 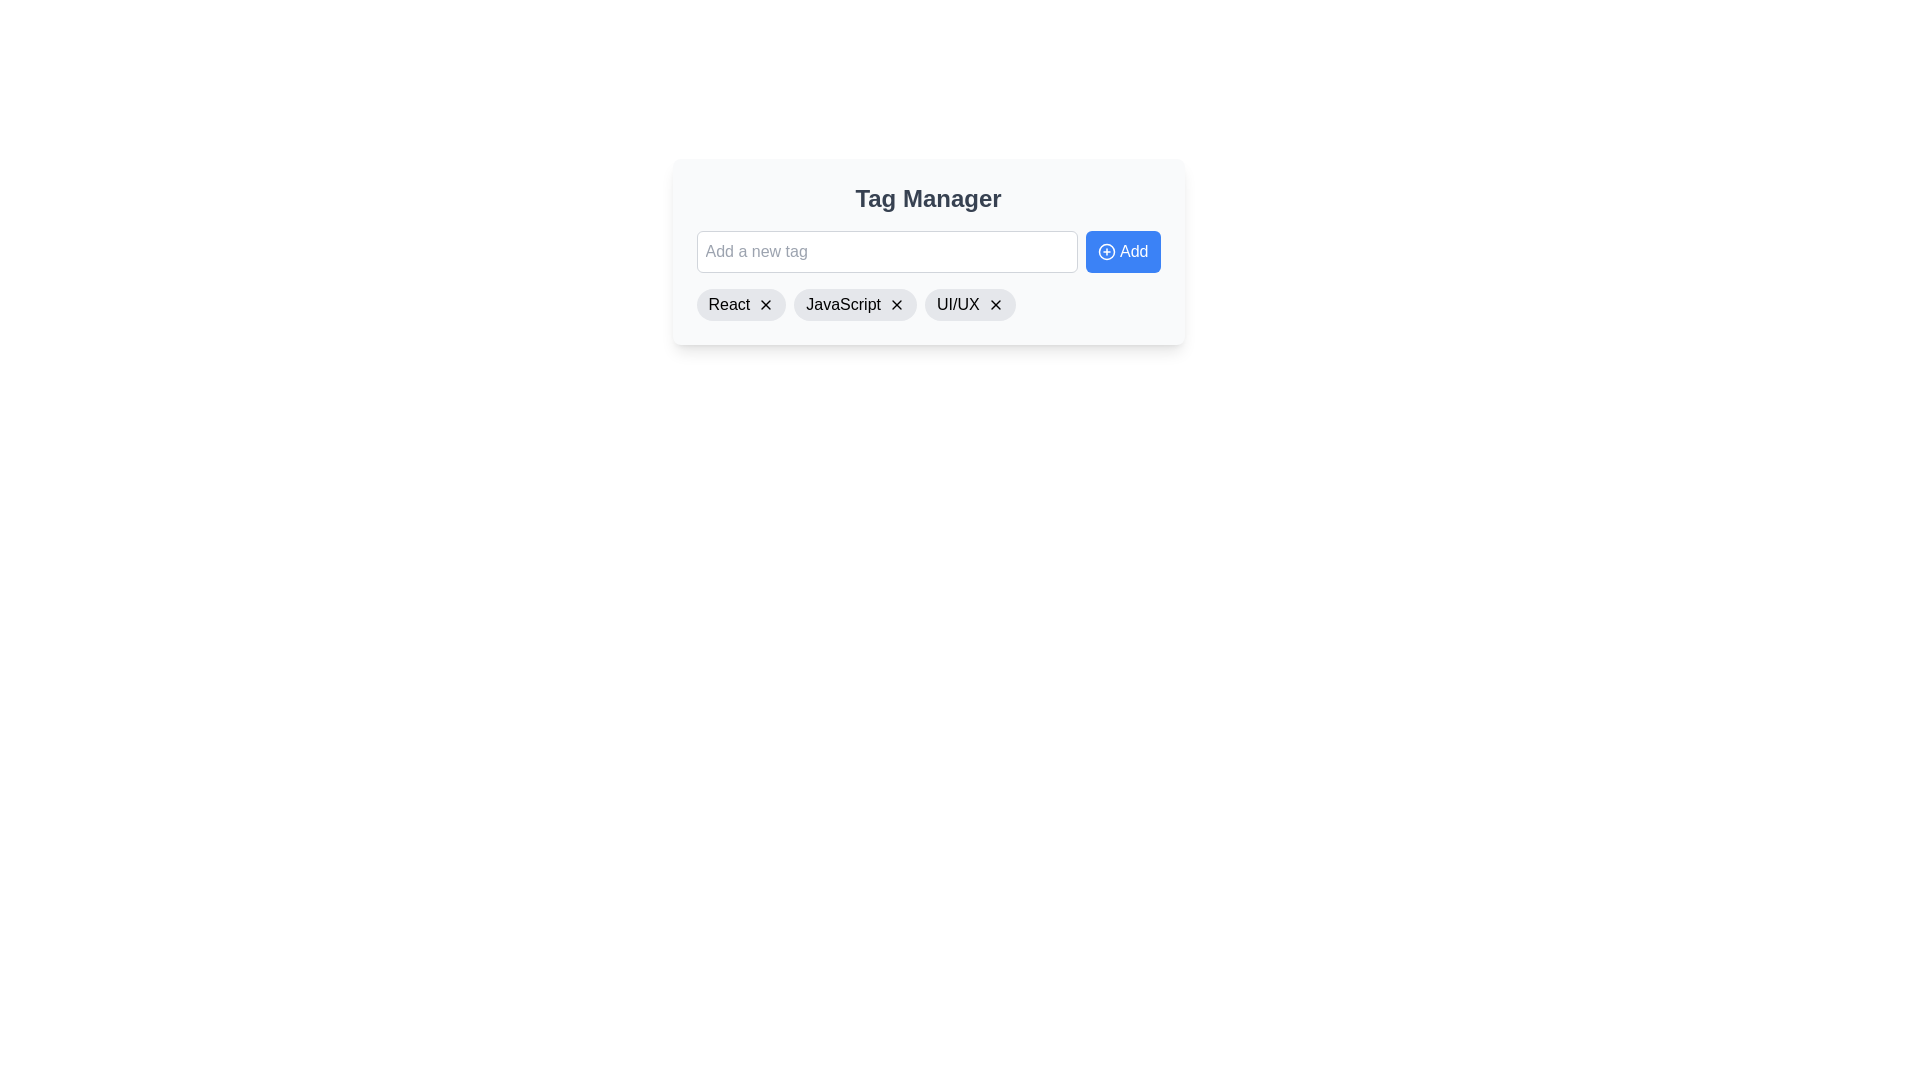 I want to click on the 'JavaScript' label/tag to select the text, which is styled in medium-weight sans-serif font and appears black on a light gray background, along with a small 'X' icon for closing, so click(x=843, y=304).